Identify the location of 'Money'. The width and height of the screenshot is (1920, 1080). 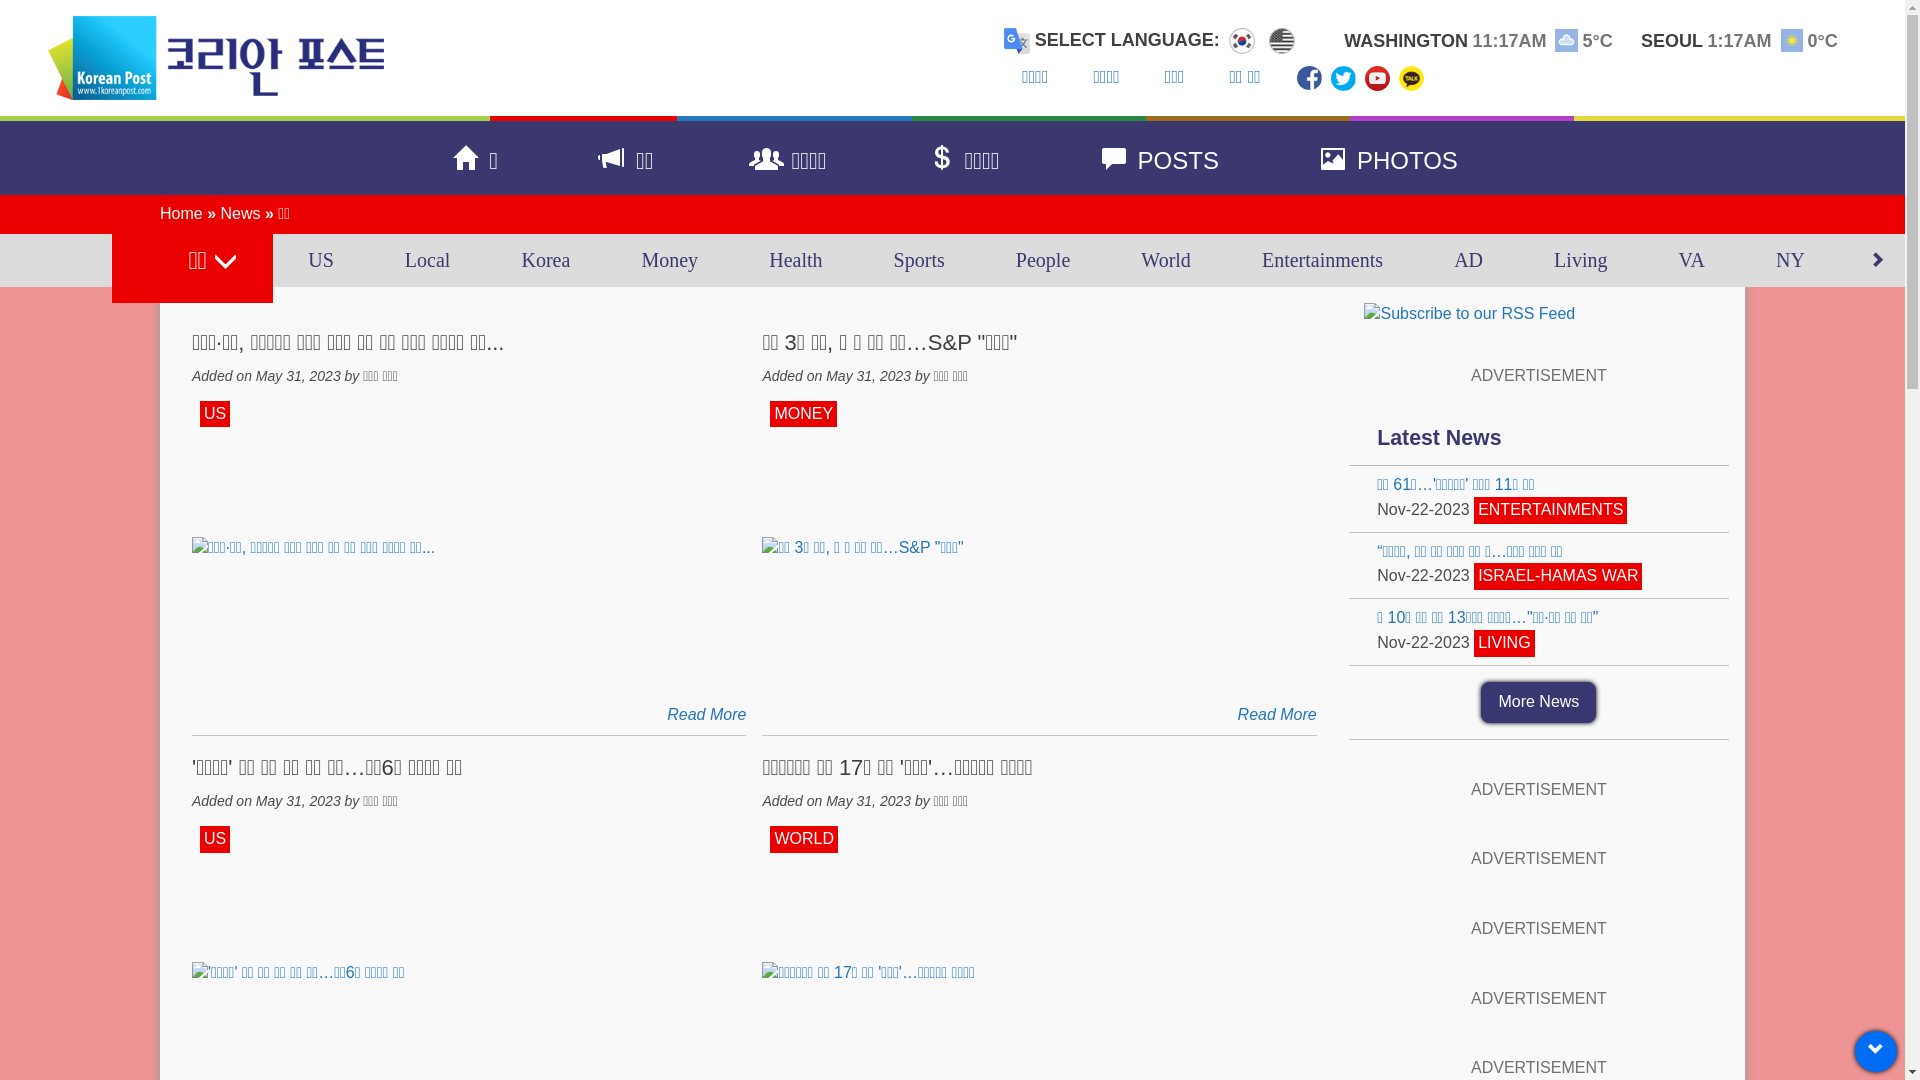
(670, 260).